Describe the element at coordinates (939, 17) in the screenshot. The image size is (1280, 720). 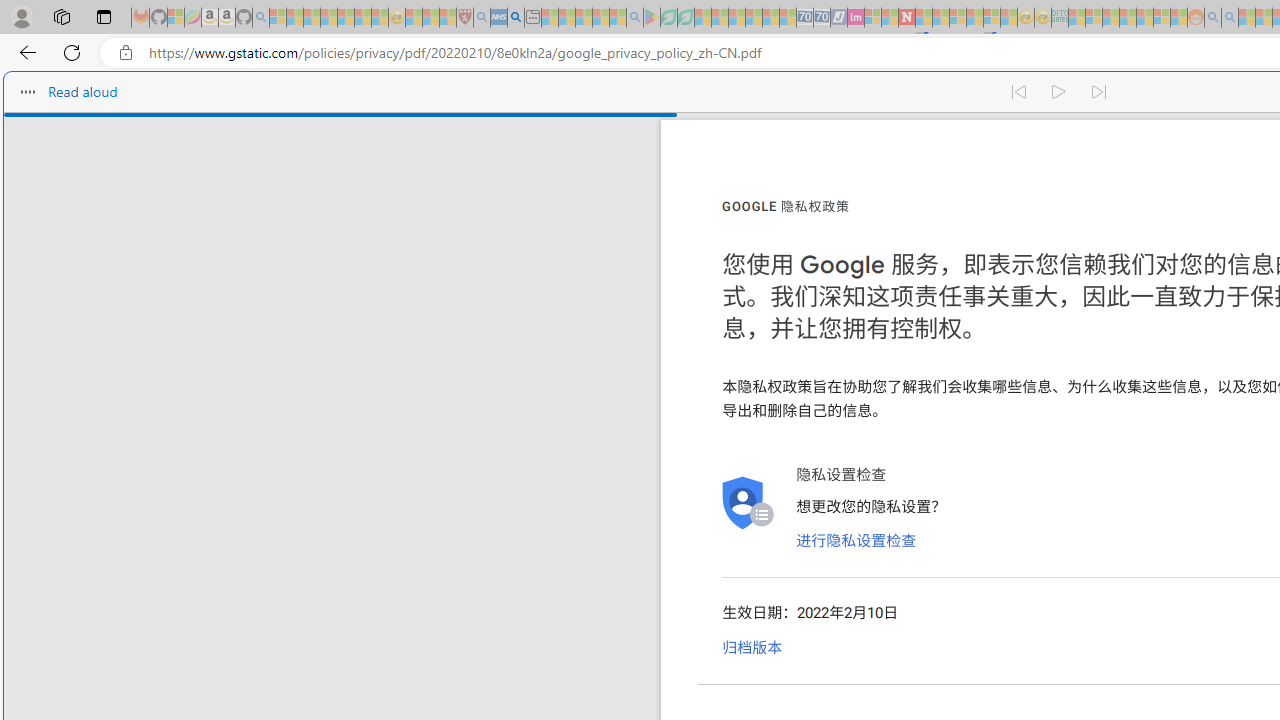
I see `'14 Common Myths Debunked By Scientific Facts - Sleeping'` at that location.